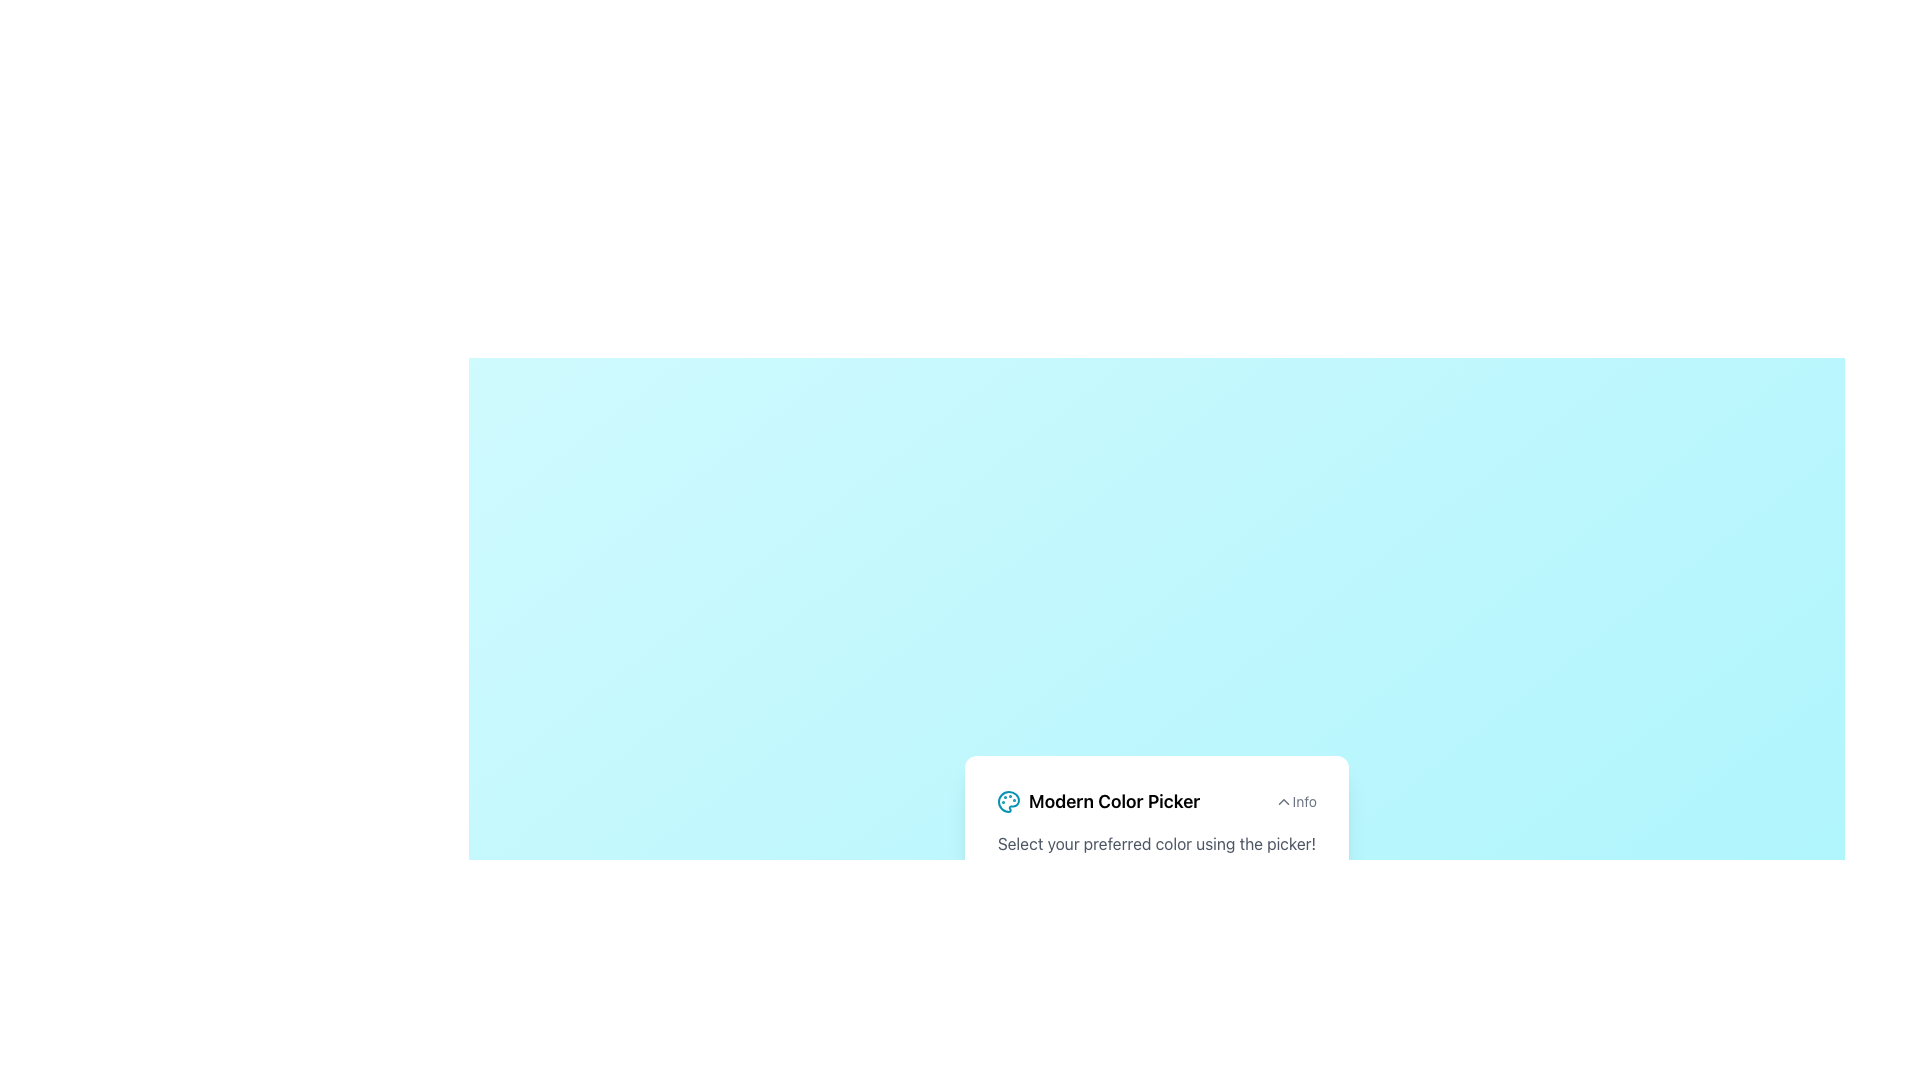 This screenshot has width=1920, height=1080. Describe the element at coordinates (1295, 800) in the screenshot. I see `the informational toggle text with an associated icon located at the bottom-right corner of the 'Modern Color Picker' section` at that location.